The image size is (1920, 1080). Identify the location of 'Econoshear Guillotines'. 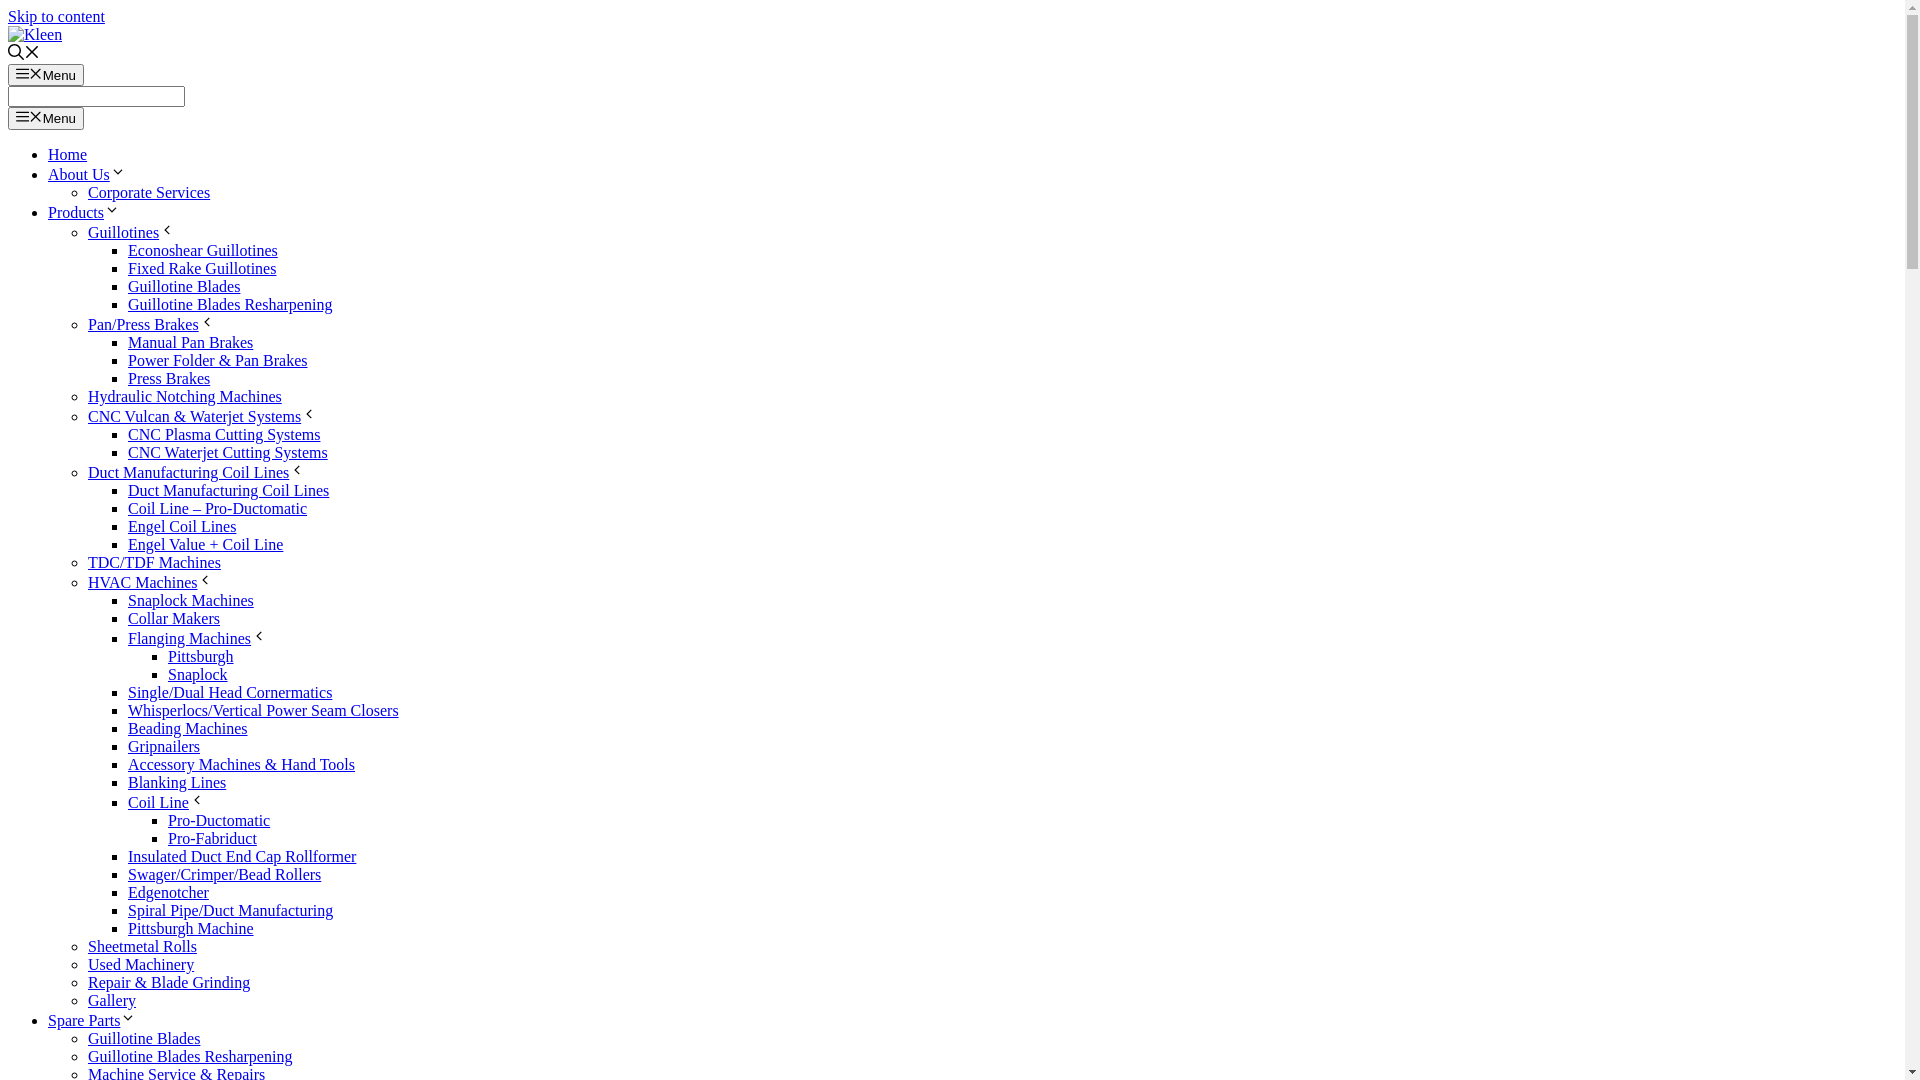
(202, 249).